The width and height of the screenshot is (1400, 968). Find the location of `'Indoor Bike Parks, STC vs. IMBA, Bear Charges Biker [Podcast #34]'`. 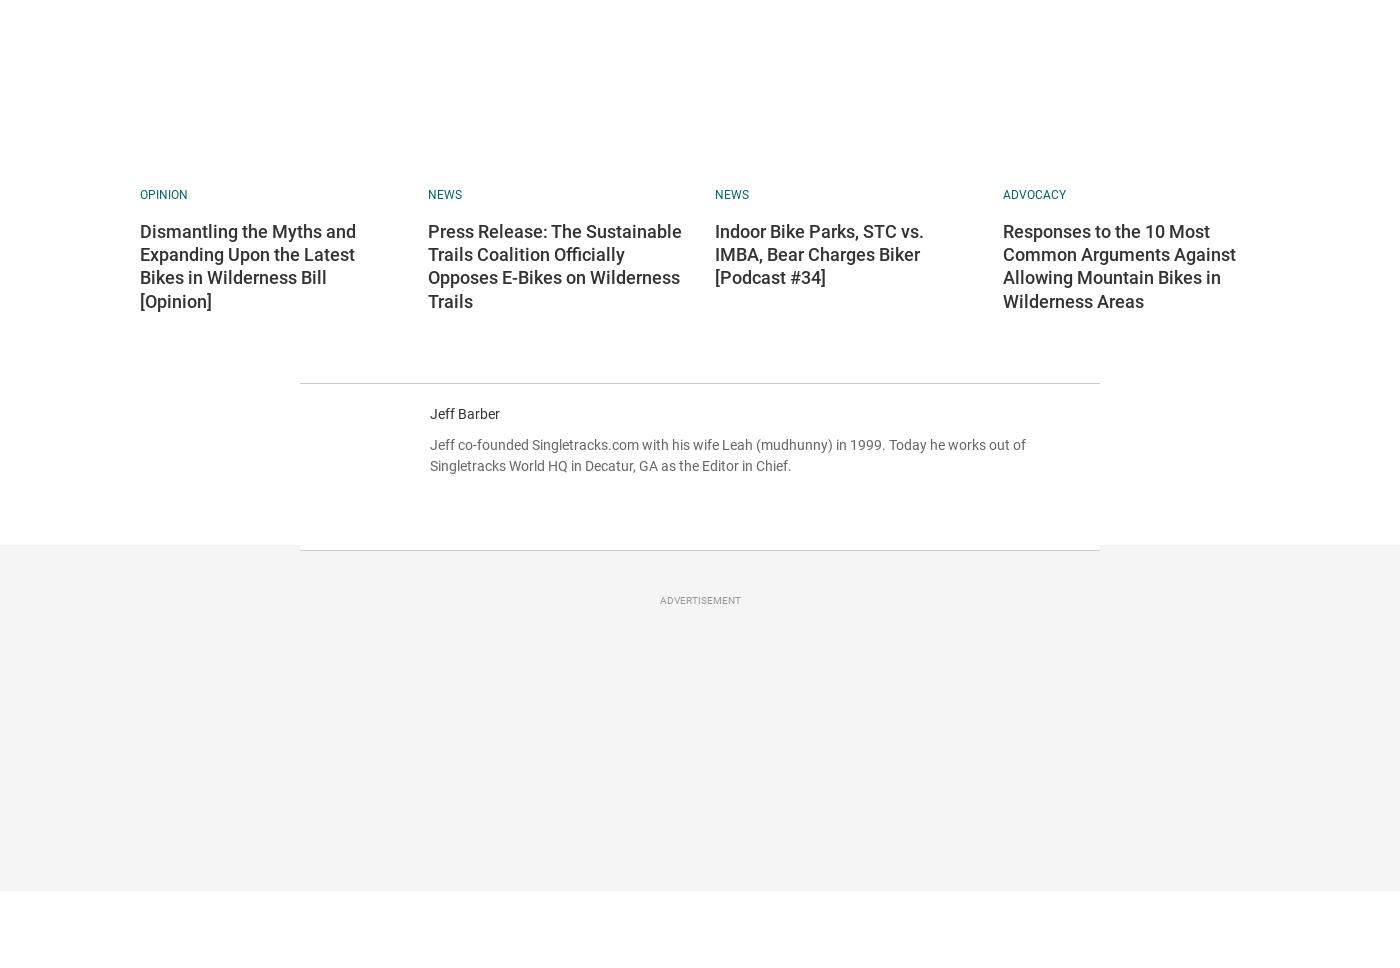

'Indoor Bike Parks, STC vs. IMBA, Bear Charges Biker [Podcast #34]' is located at coordinates (819, 254).